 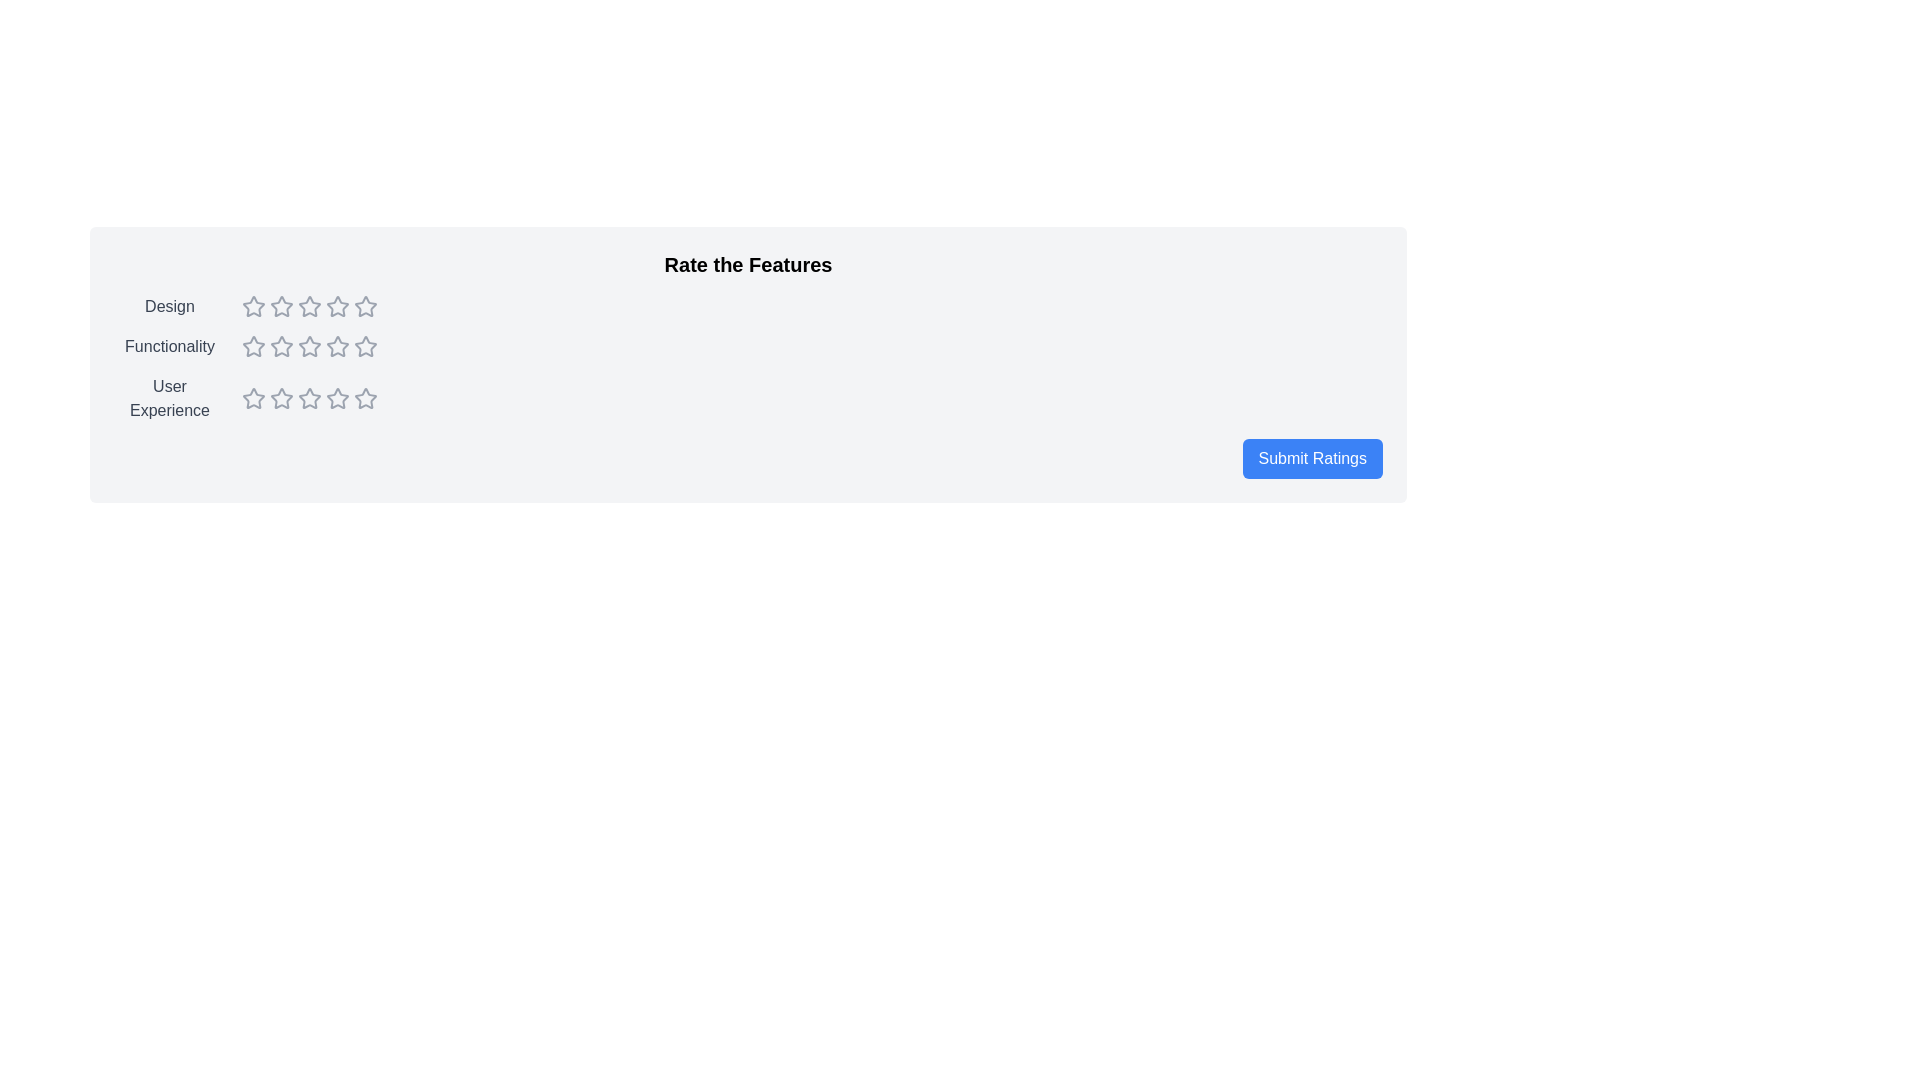 What do you see at coordinates (337, 345) in the screenshot?
I see `the third star icon from the left` at bounding box center [337, 345].